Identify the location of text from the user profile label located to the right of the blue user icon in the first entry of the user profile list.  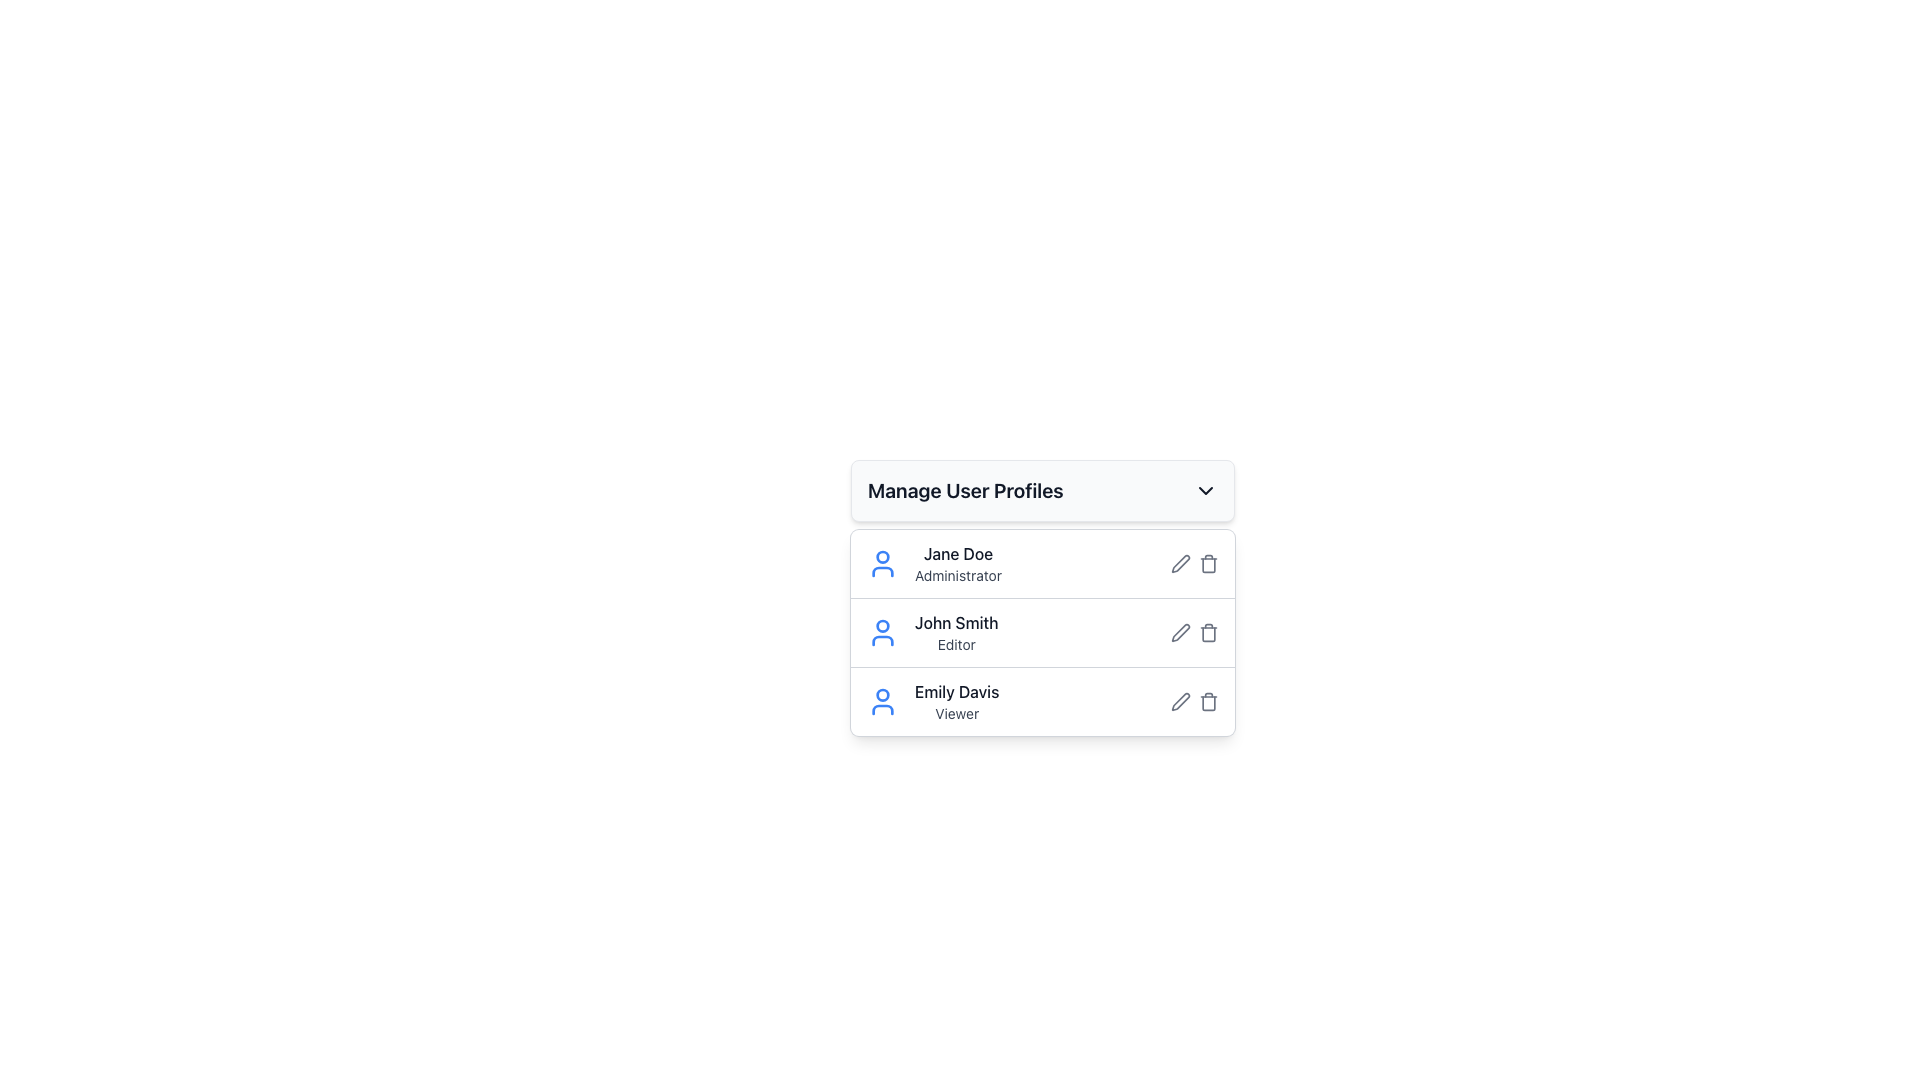
(957, 563).